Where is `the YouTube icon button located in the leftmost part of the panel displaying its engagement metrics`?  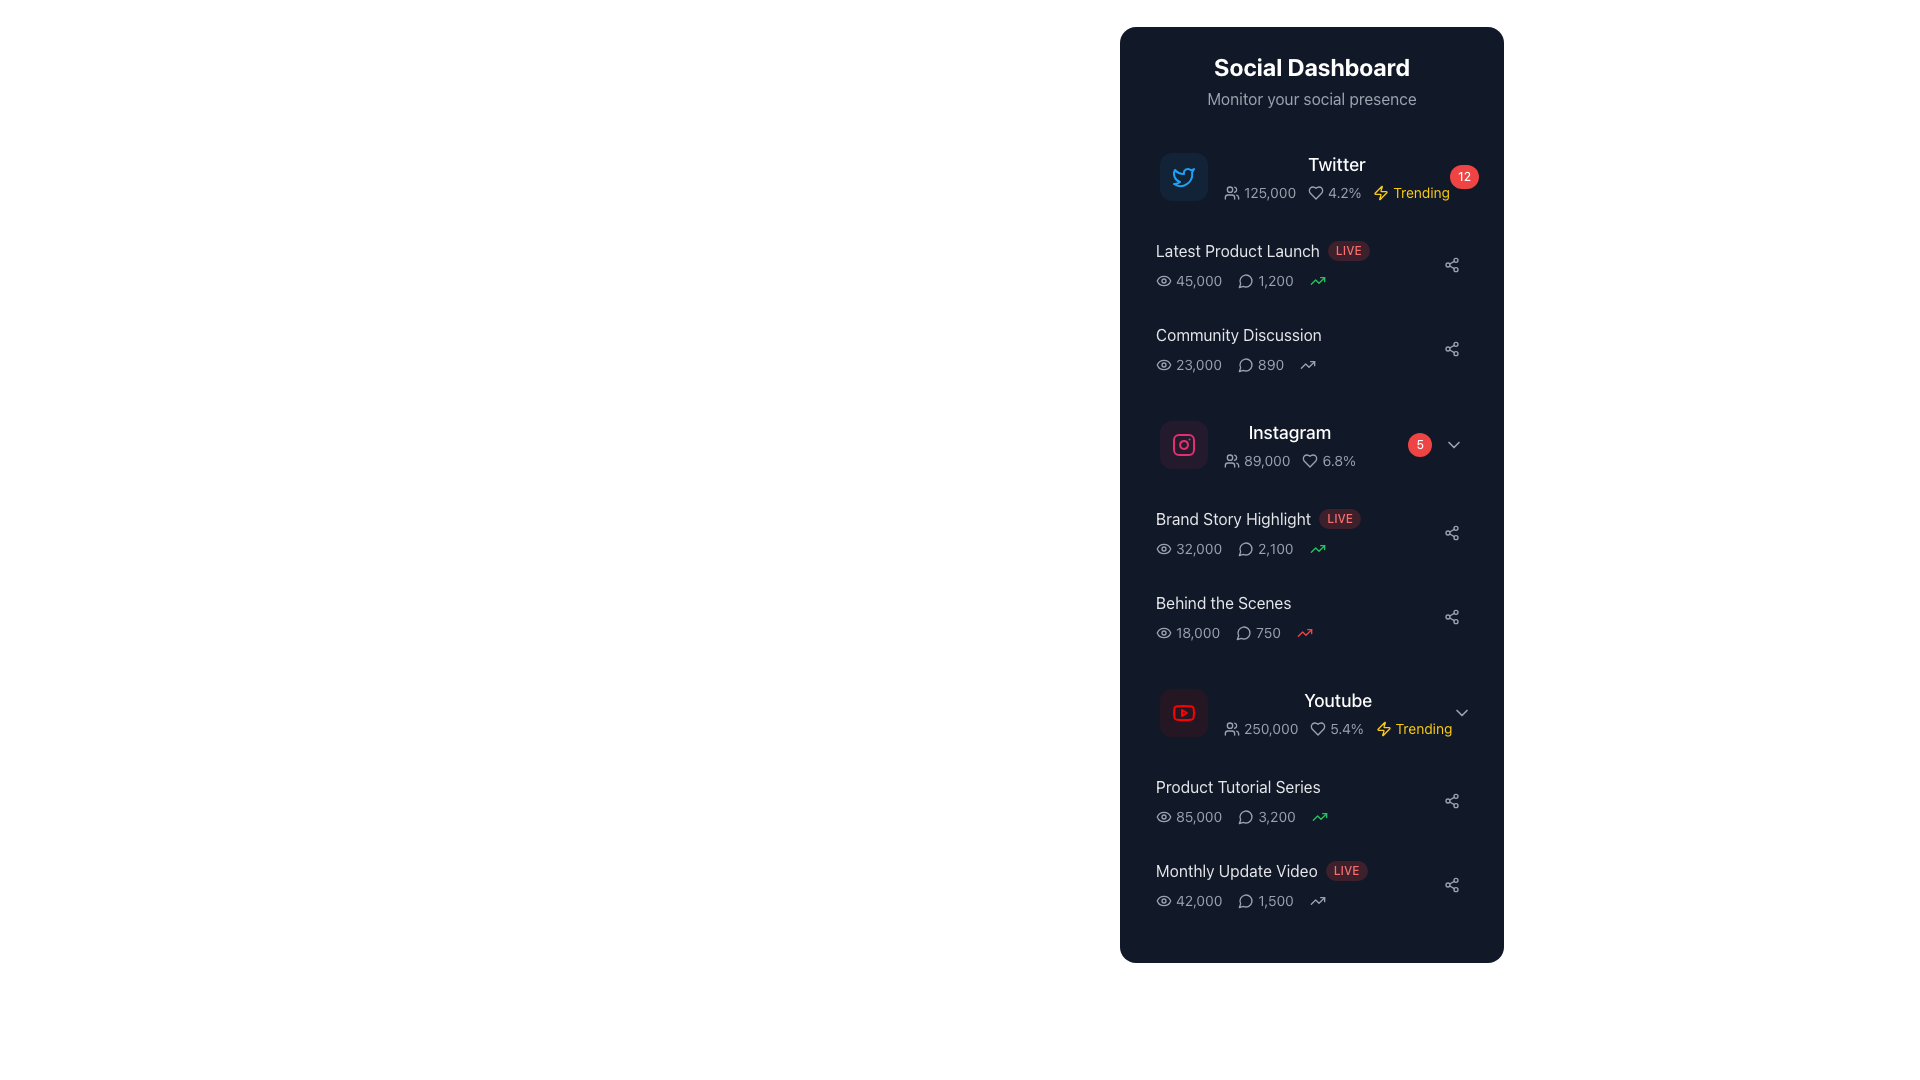 the YouTube icon button located in the leftmost part of the panel displaying its engagement metrics is located at coordinates (1184, 712).